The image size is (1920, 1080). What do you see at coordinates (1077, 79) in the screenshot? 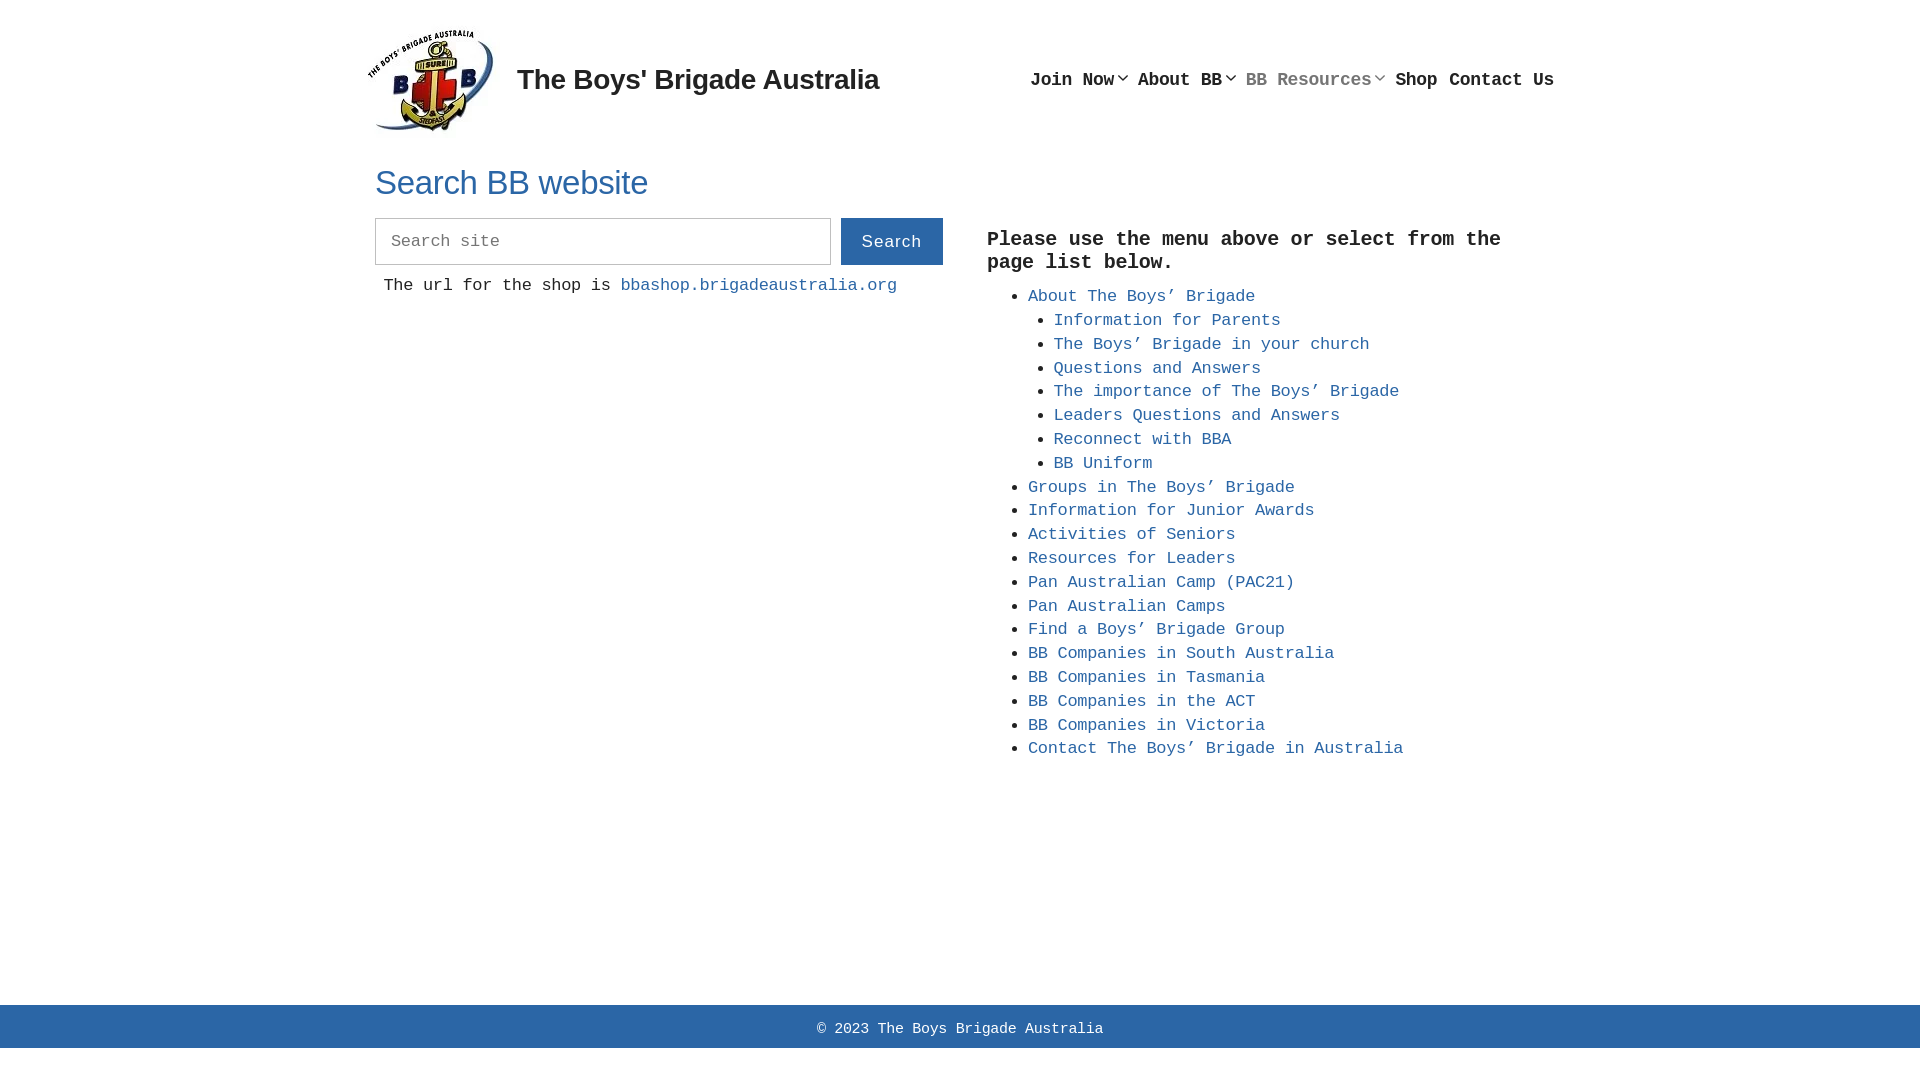
I see `'Join Now'` at bounding box center [1077, 79].